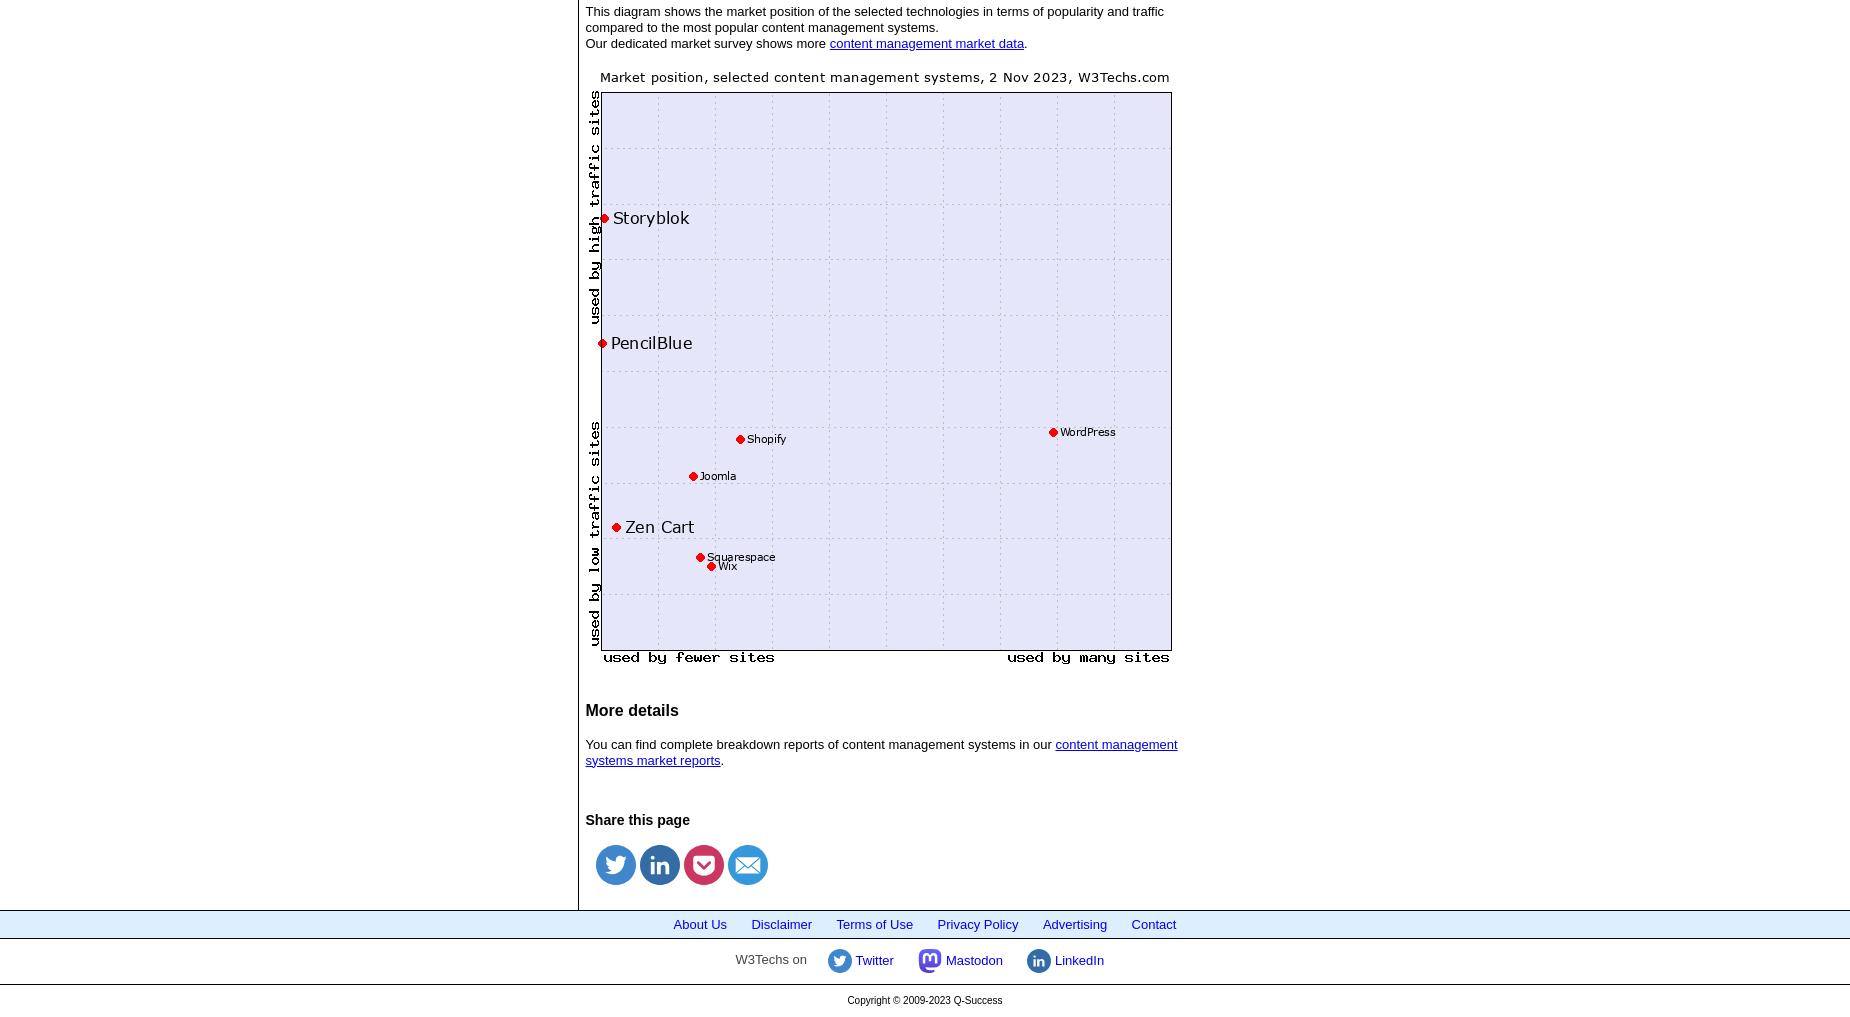  I want to click on 'Disclaimer', so click(781, 922).